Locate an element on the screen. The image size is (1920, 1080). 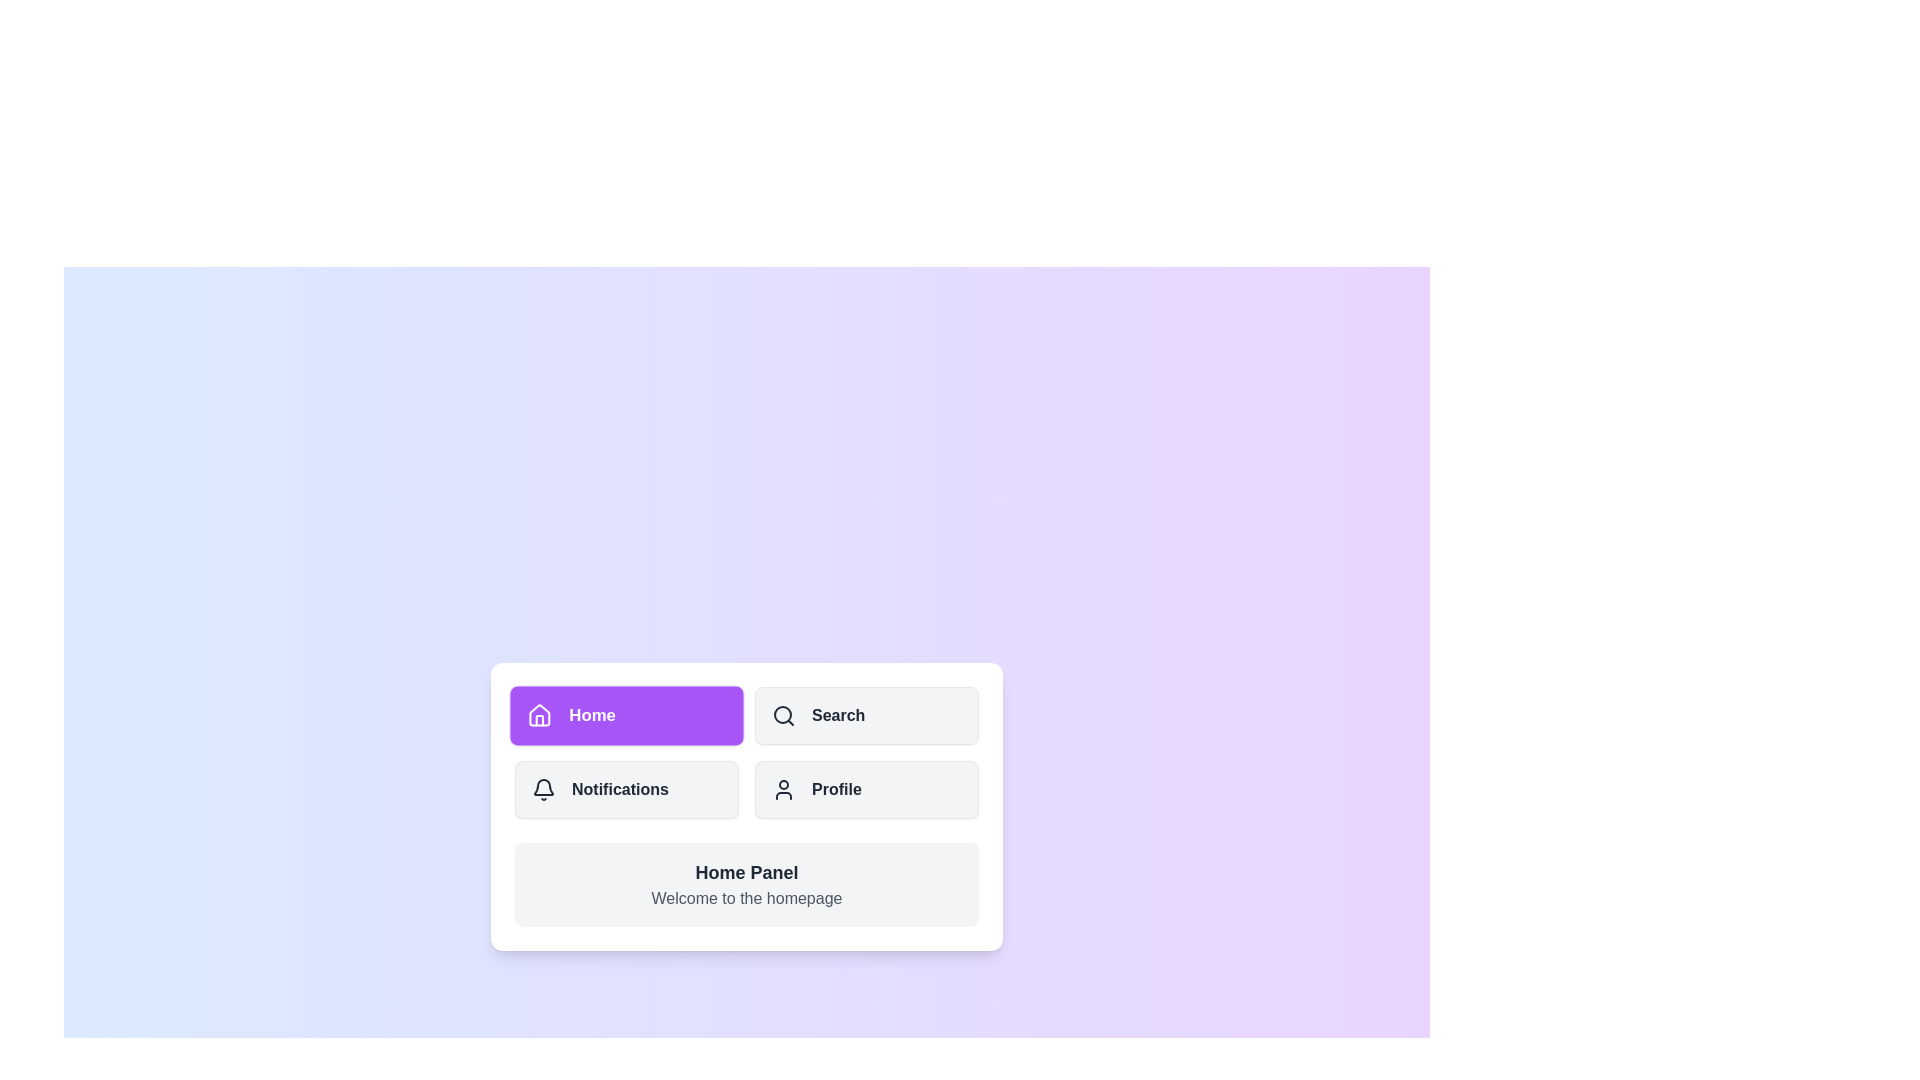
the Search tab in the navigation menu is located at coordinates (867, 715).